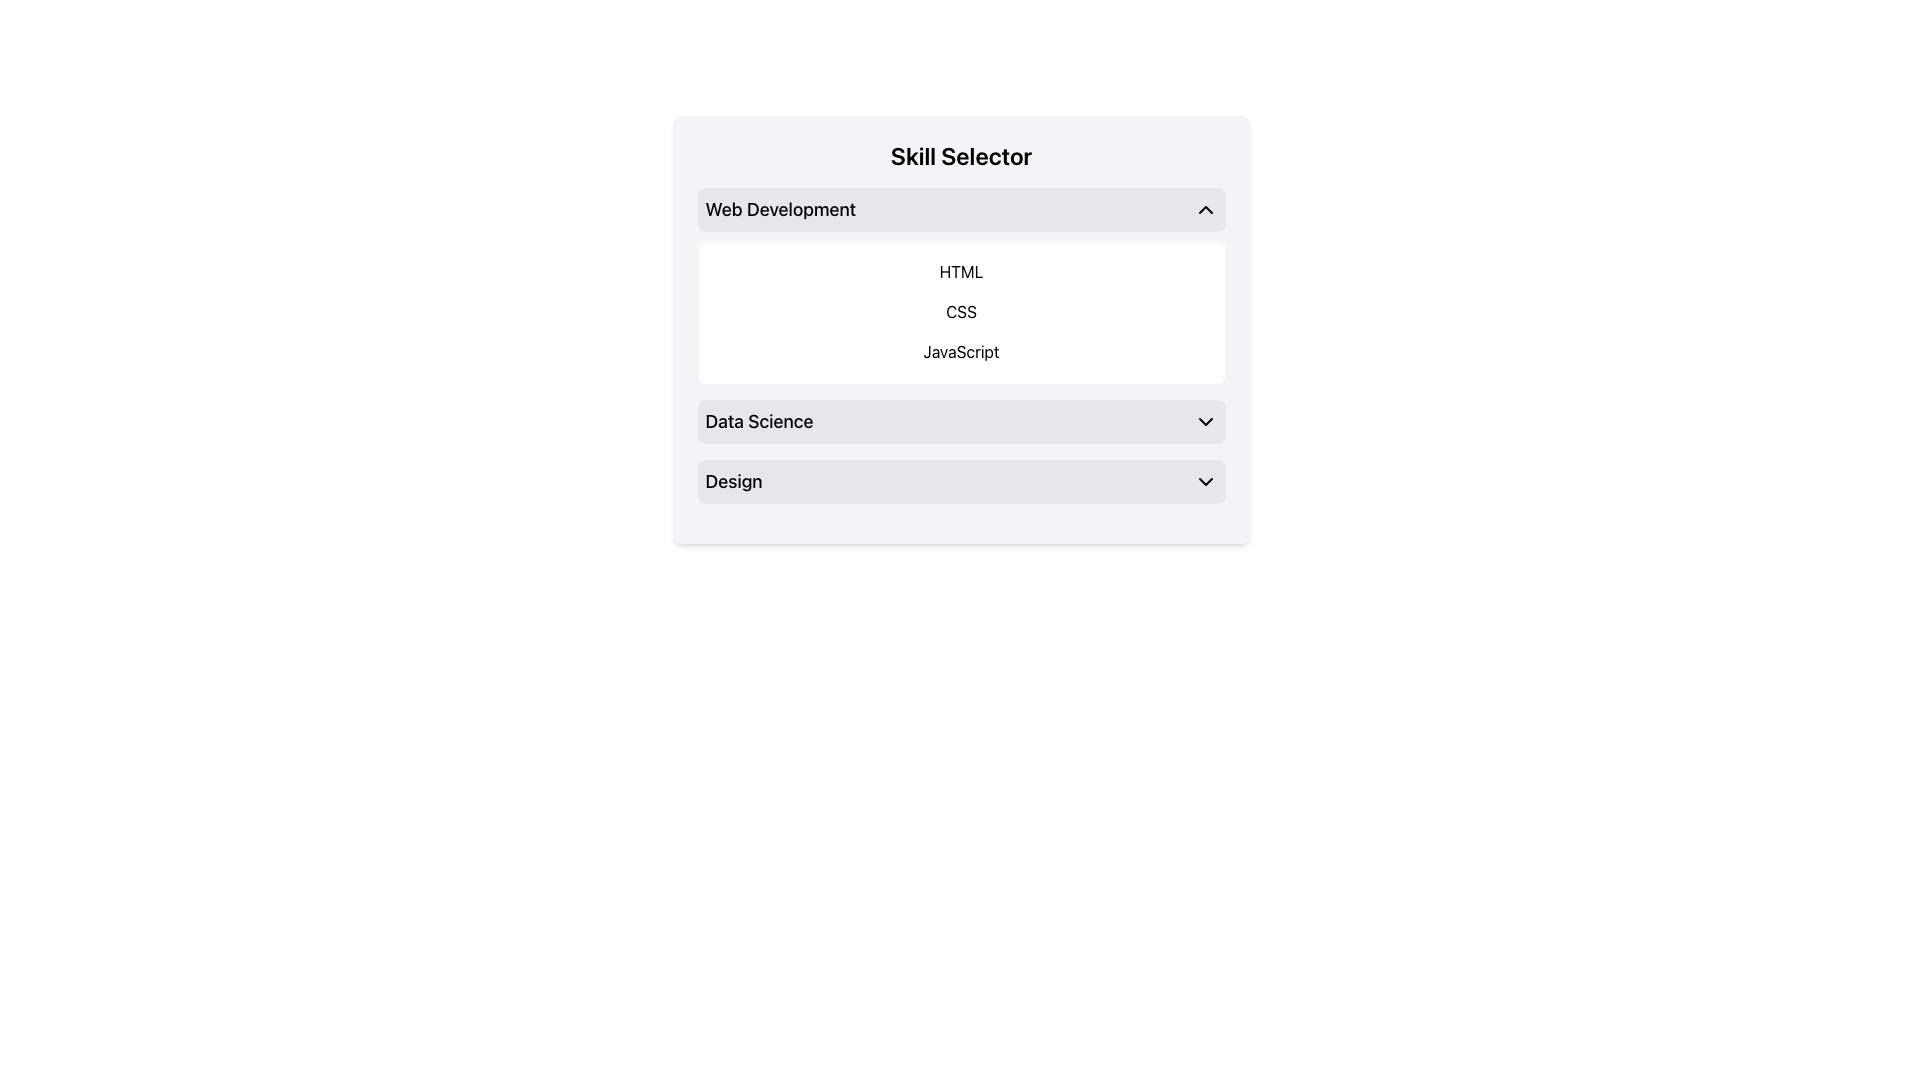  I want to click on the icon located to the right of the 'Data Science' text, so click(1204, 420).